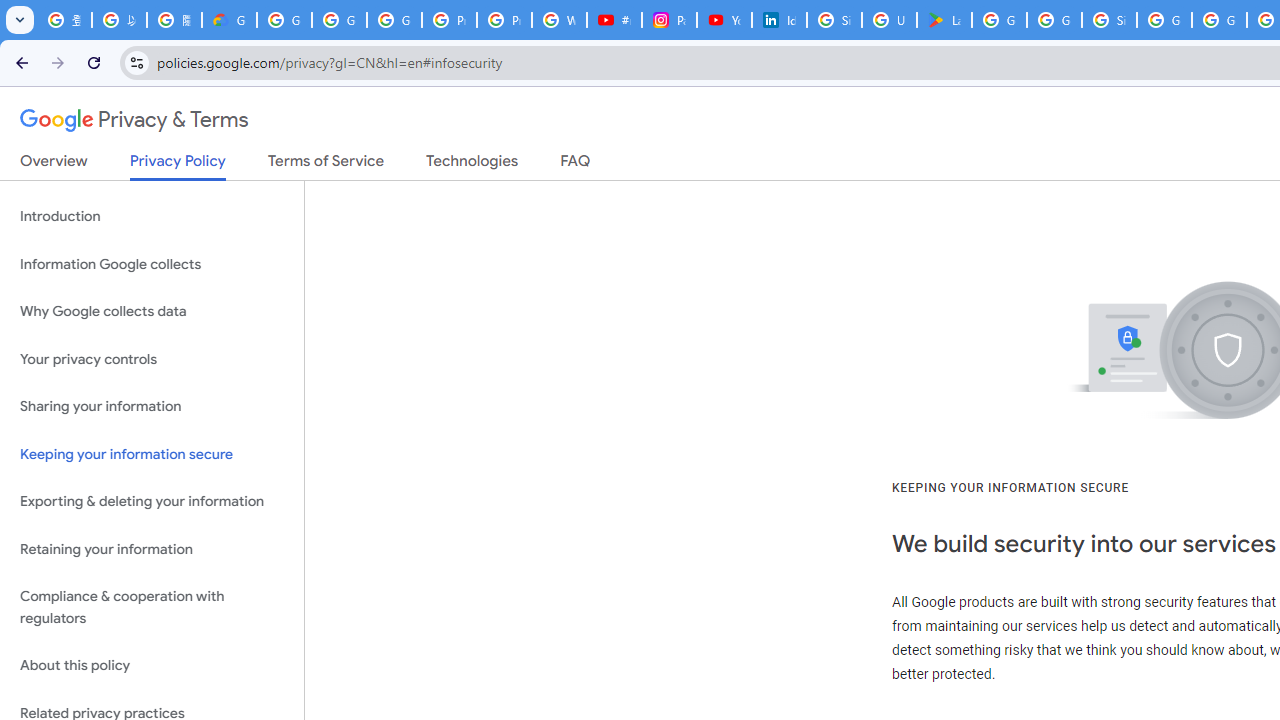 This screenshot has height=720, width=1280. I want to click on 'Retaining your information', so click(151, 549).